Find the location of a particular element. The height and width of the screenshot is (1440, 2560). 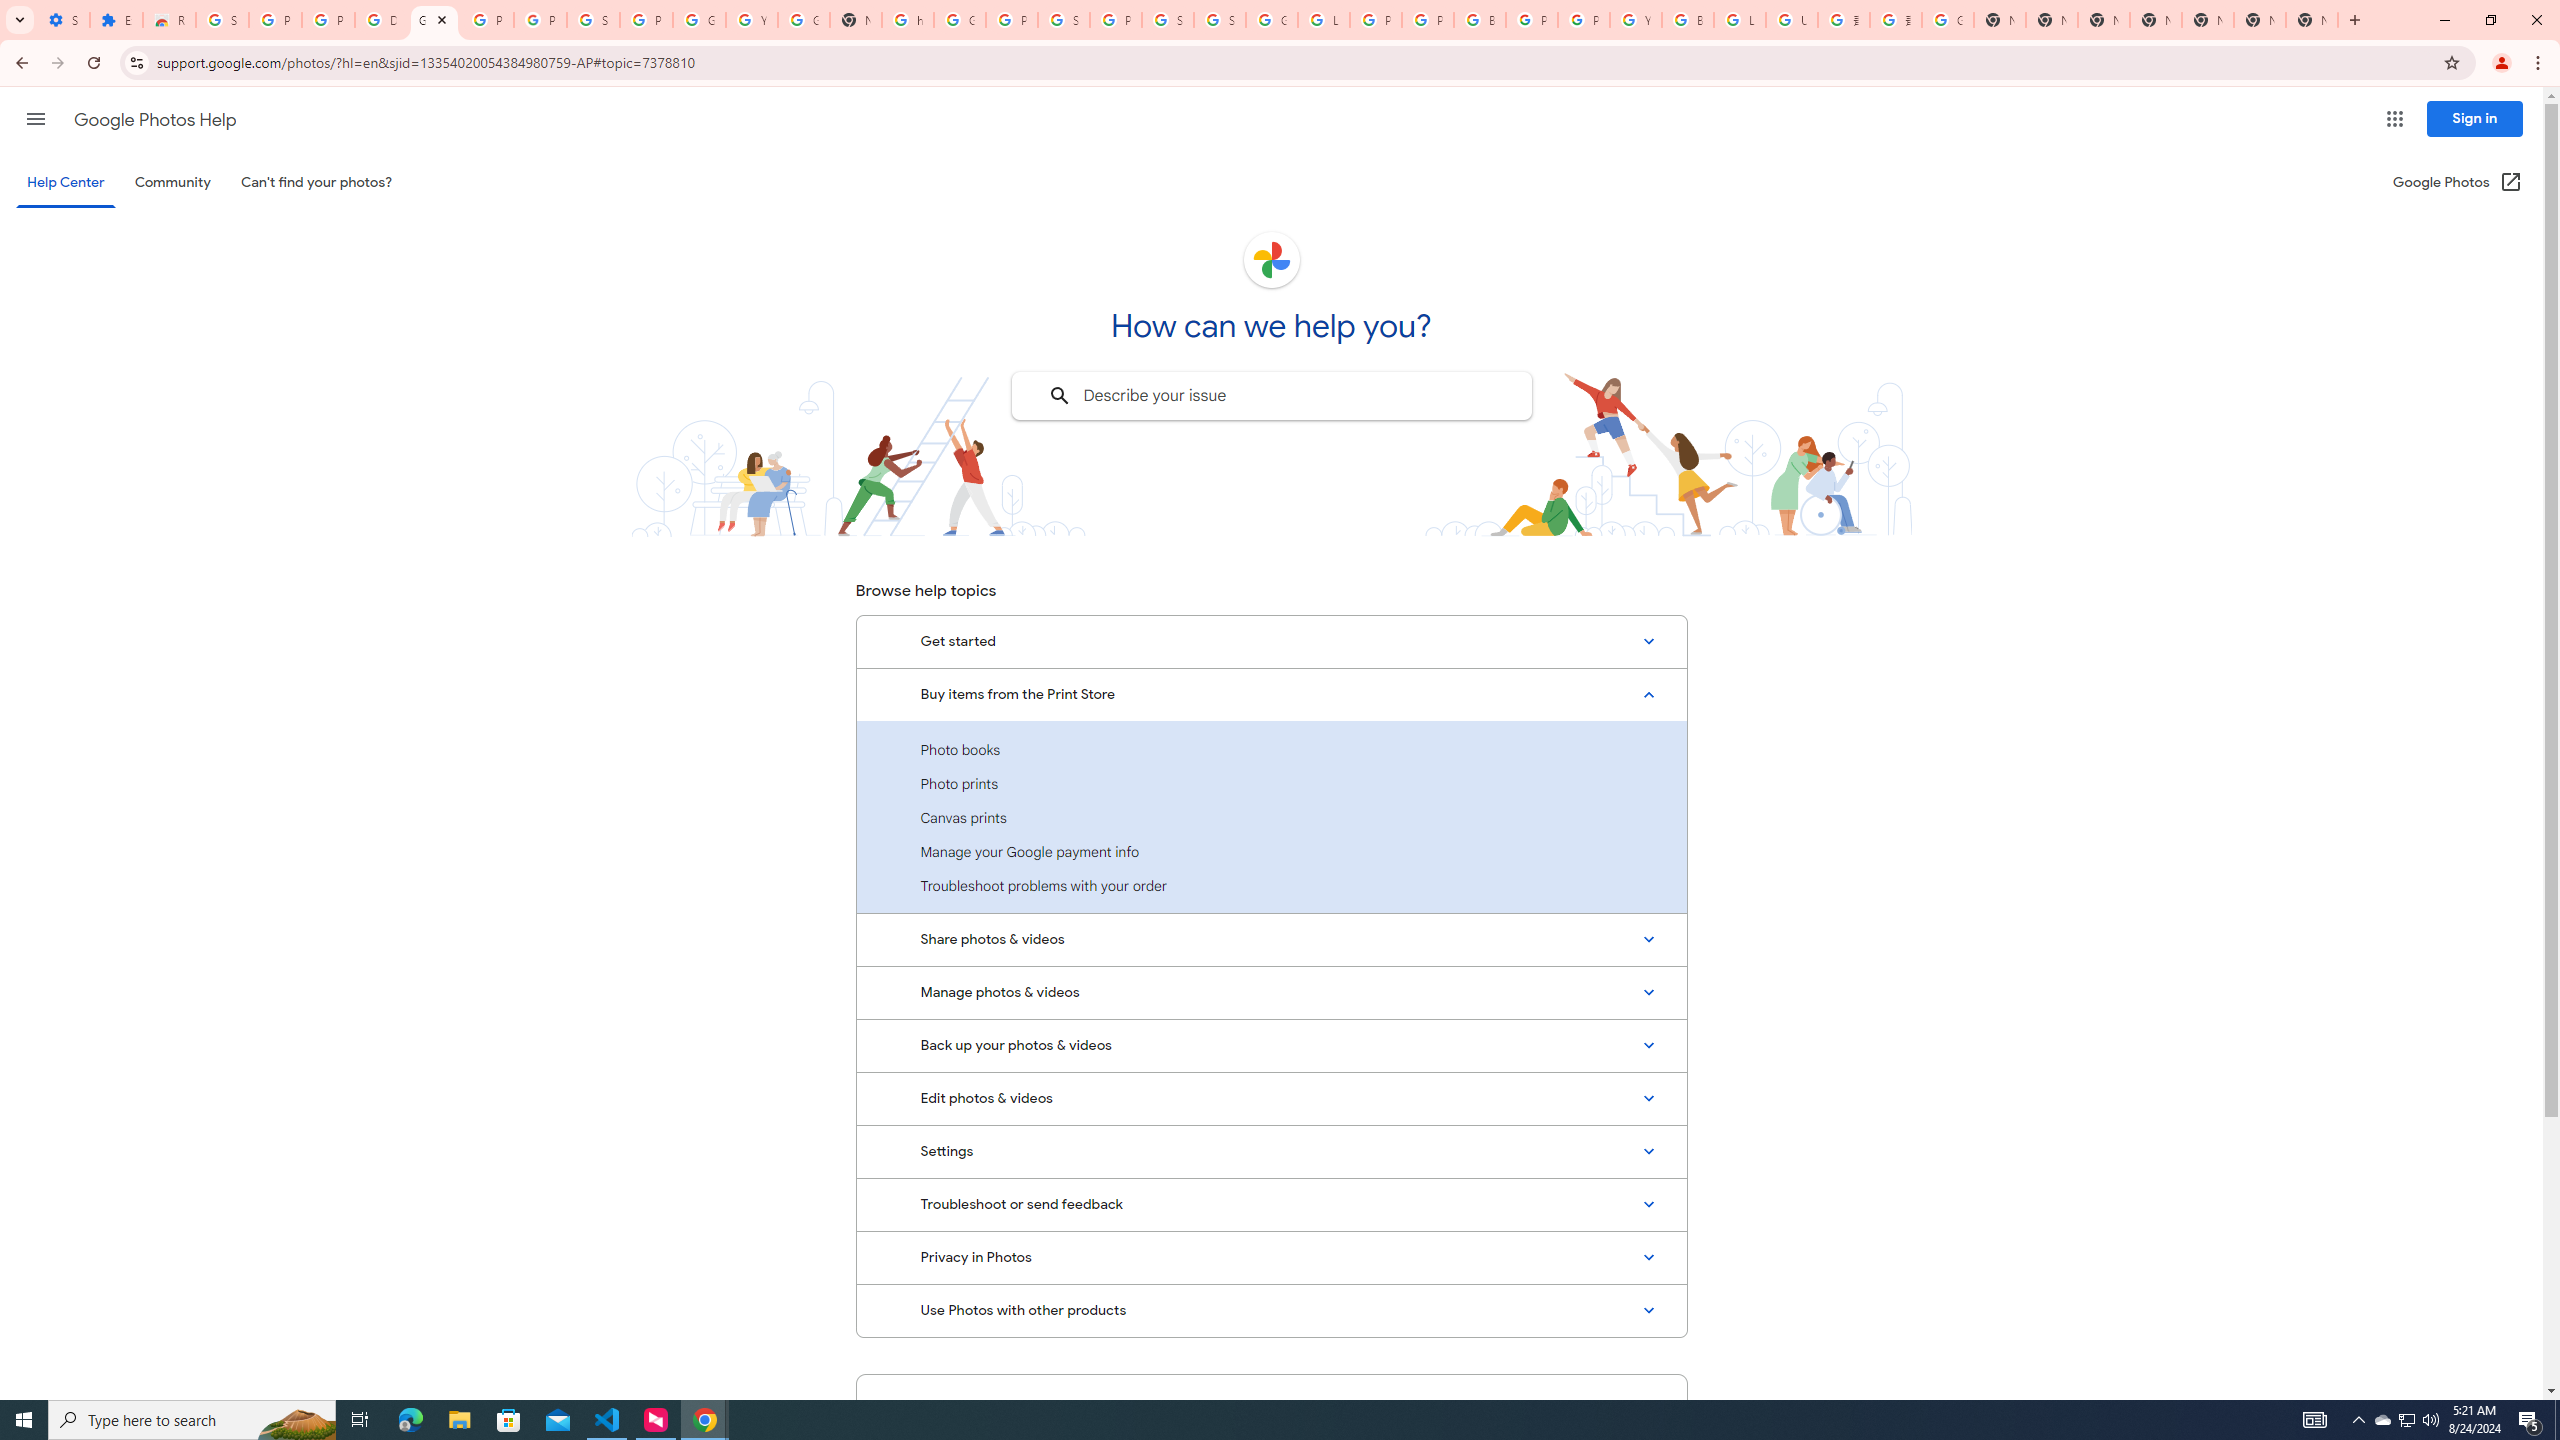

'Privacy Help Center - Policies Help' is located at coordinates (1375, 19).